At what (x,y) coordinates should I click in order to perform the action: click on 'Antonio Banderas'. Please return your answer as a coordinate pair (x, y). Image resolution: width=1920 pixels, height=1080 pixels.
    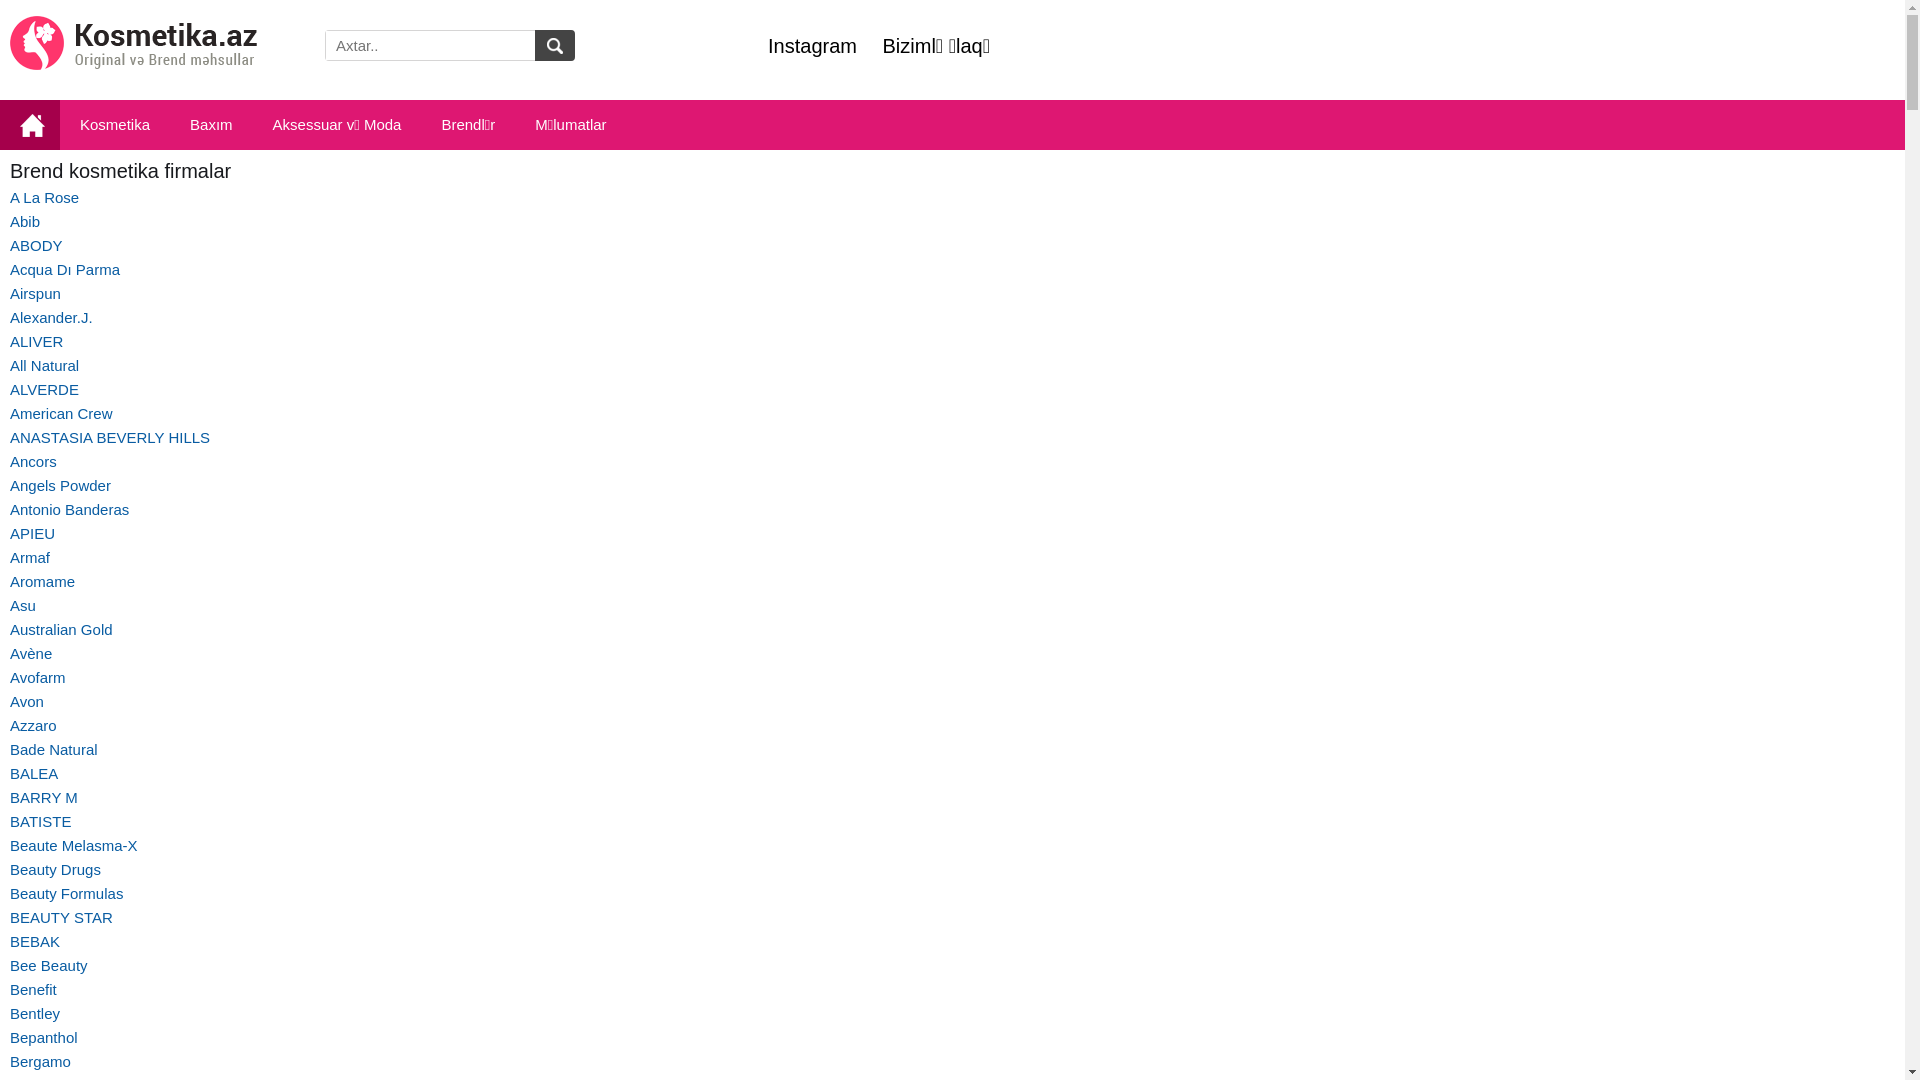
    Looking at the image, I should click on (69, 508).